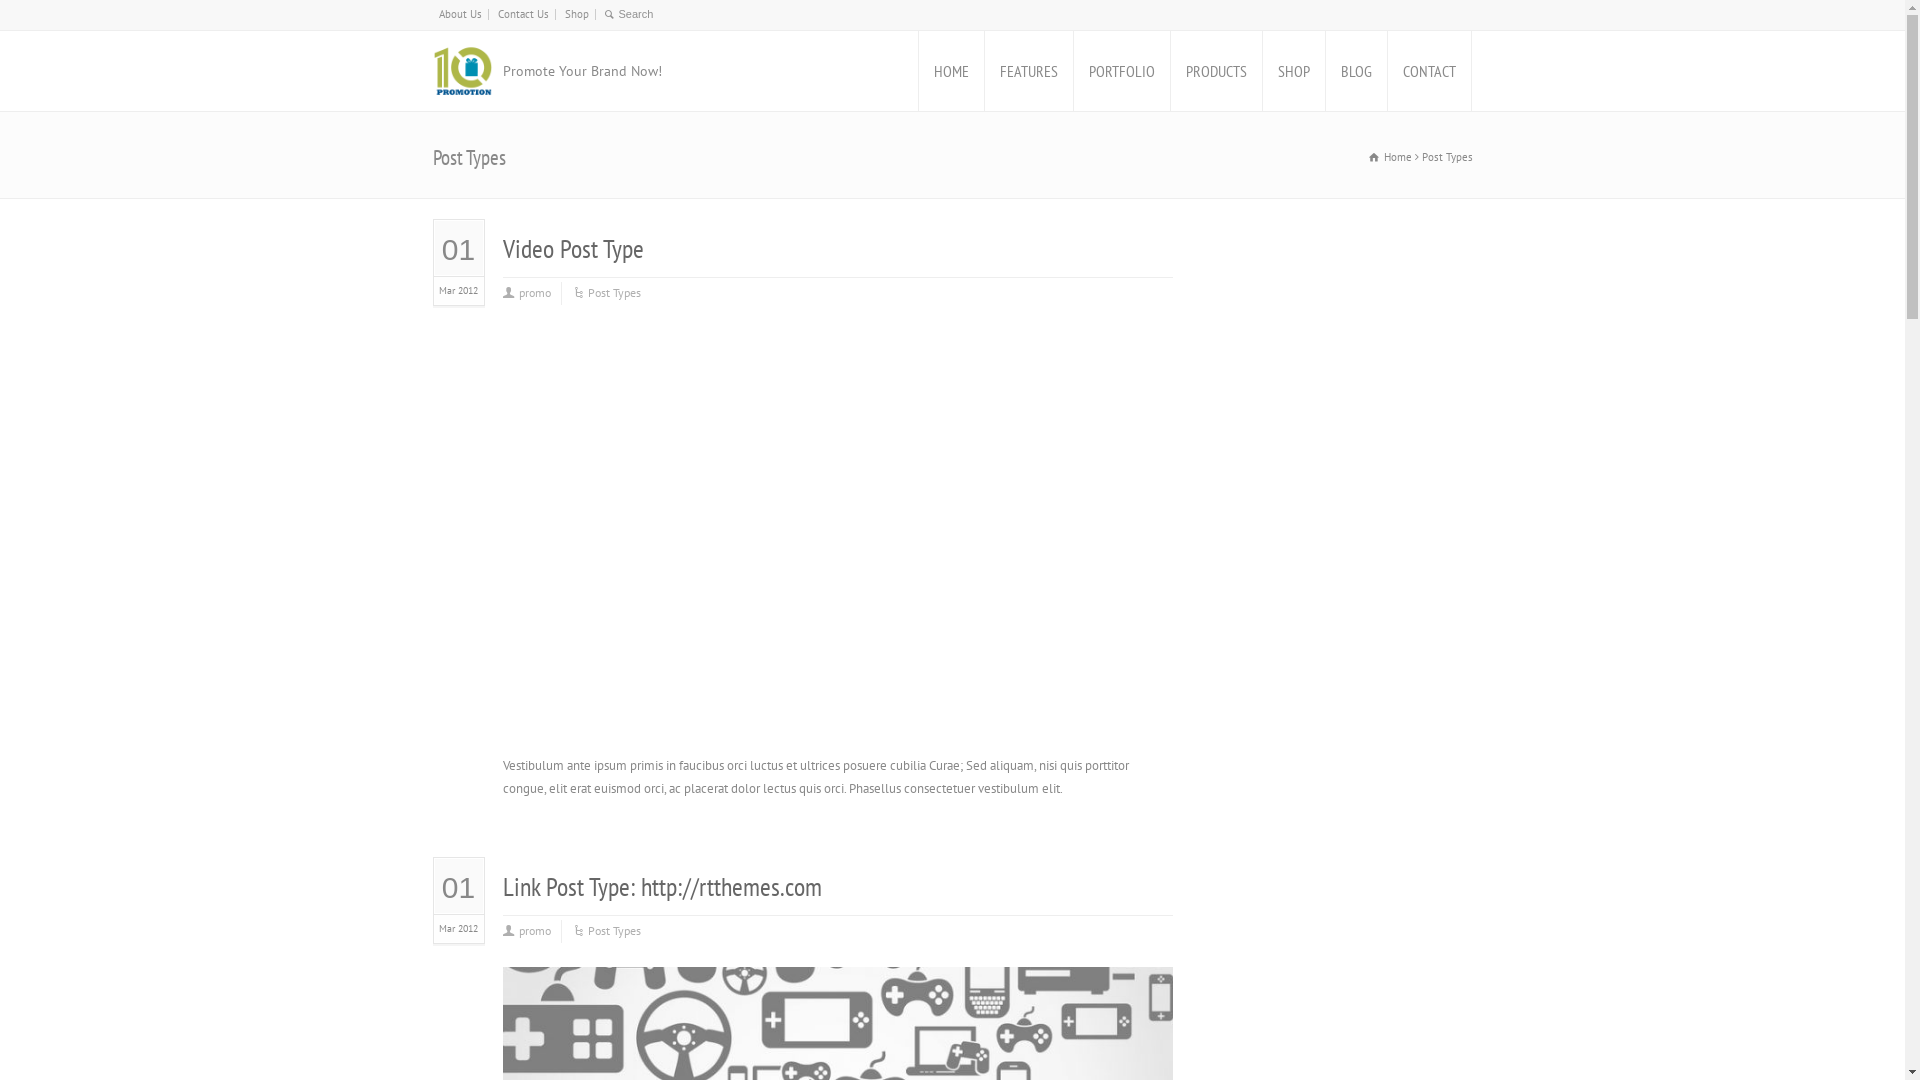 This screenshot has height=1080, width=1920. What do you see at coordinates (432, 266) in the screenshot?
I see `'01` at bounding box center [432, 266].